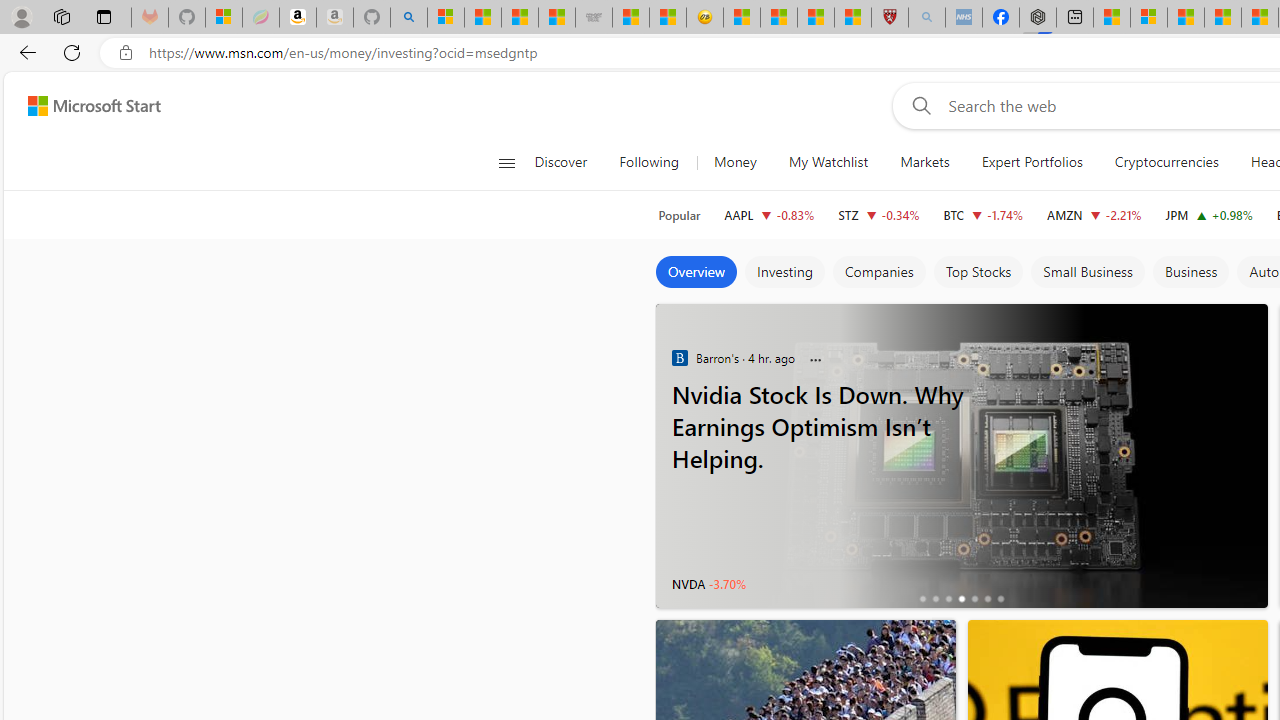  Describe the element at coordinates (103, 16) in the screenshot. I see `'Tab actions menu'` at that location.